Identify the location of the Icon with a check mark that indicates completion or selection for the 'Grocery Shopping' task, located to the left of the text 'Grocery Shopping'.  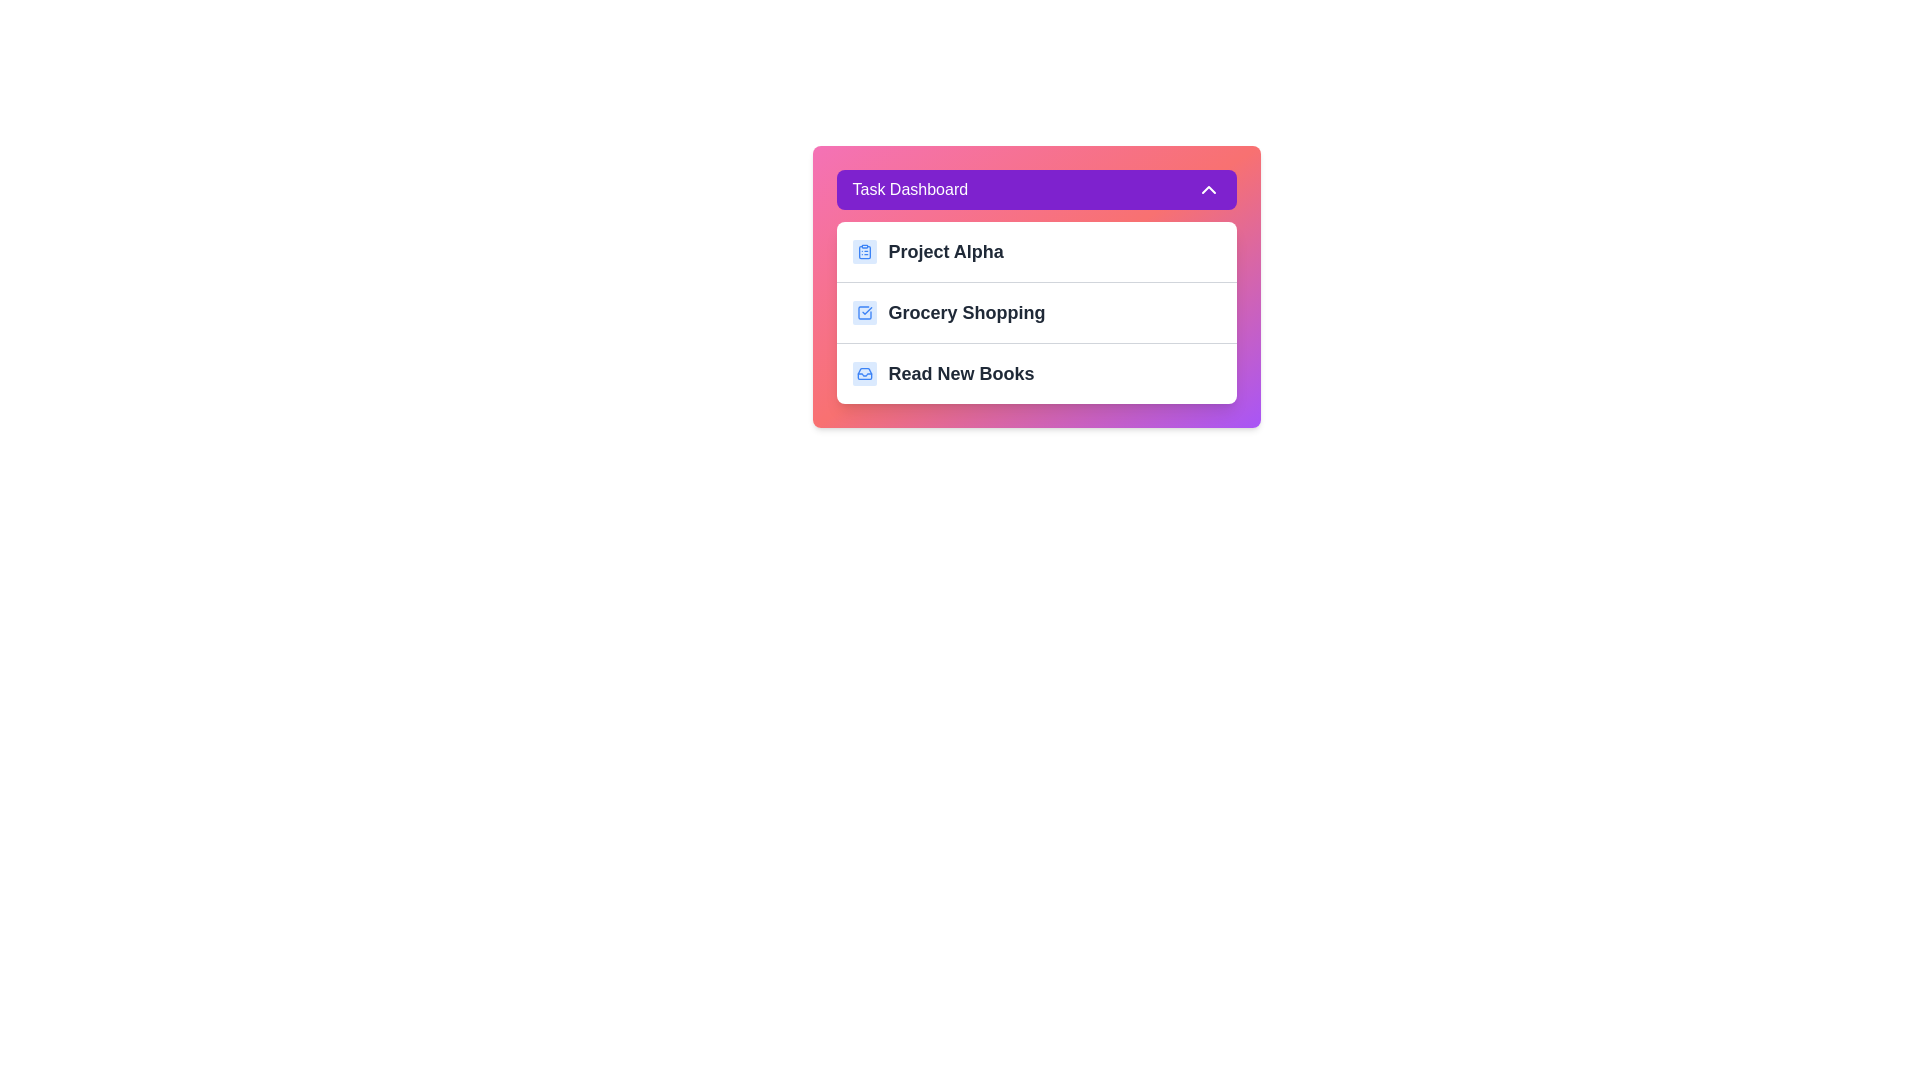
(864, 312).